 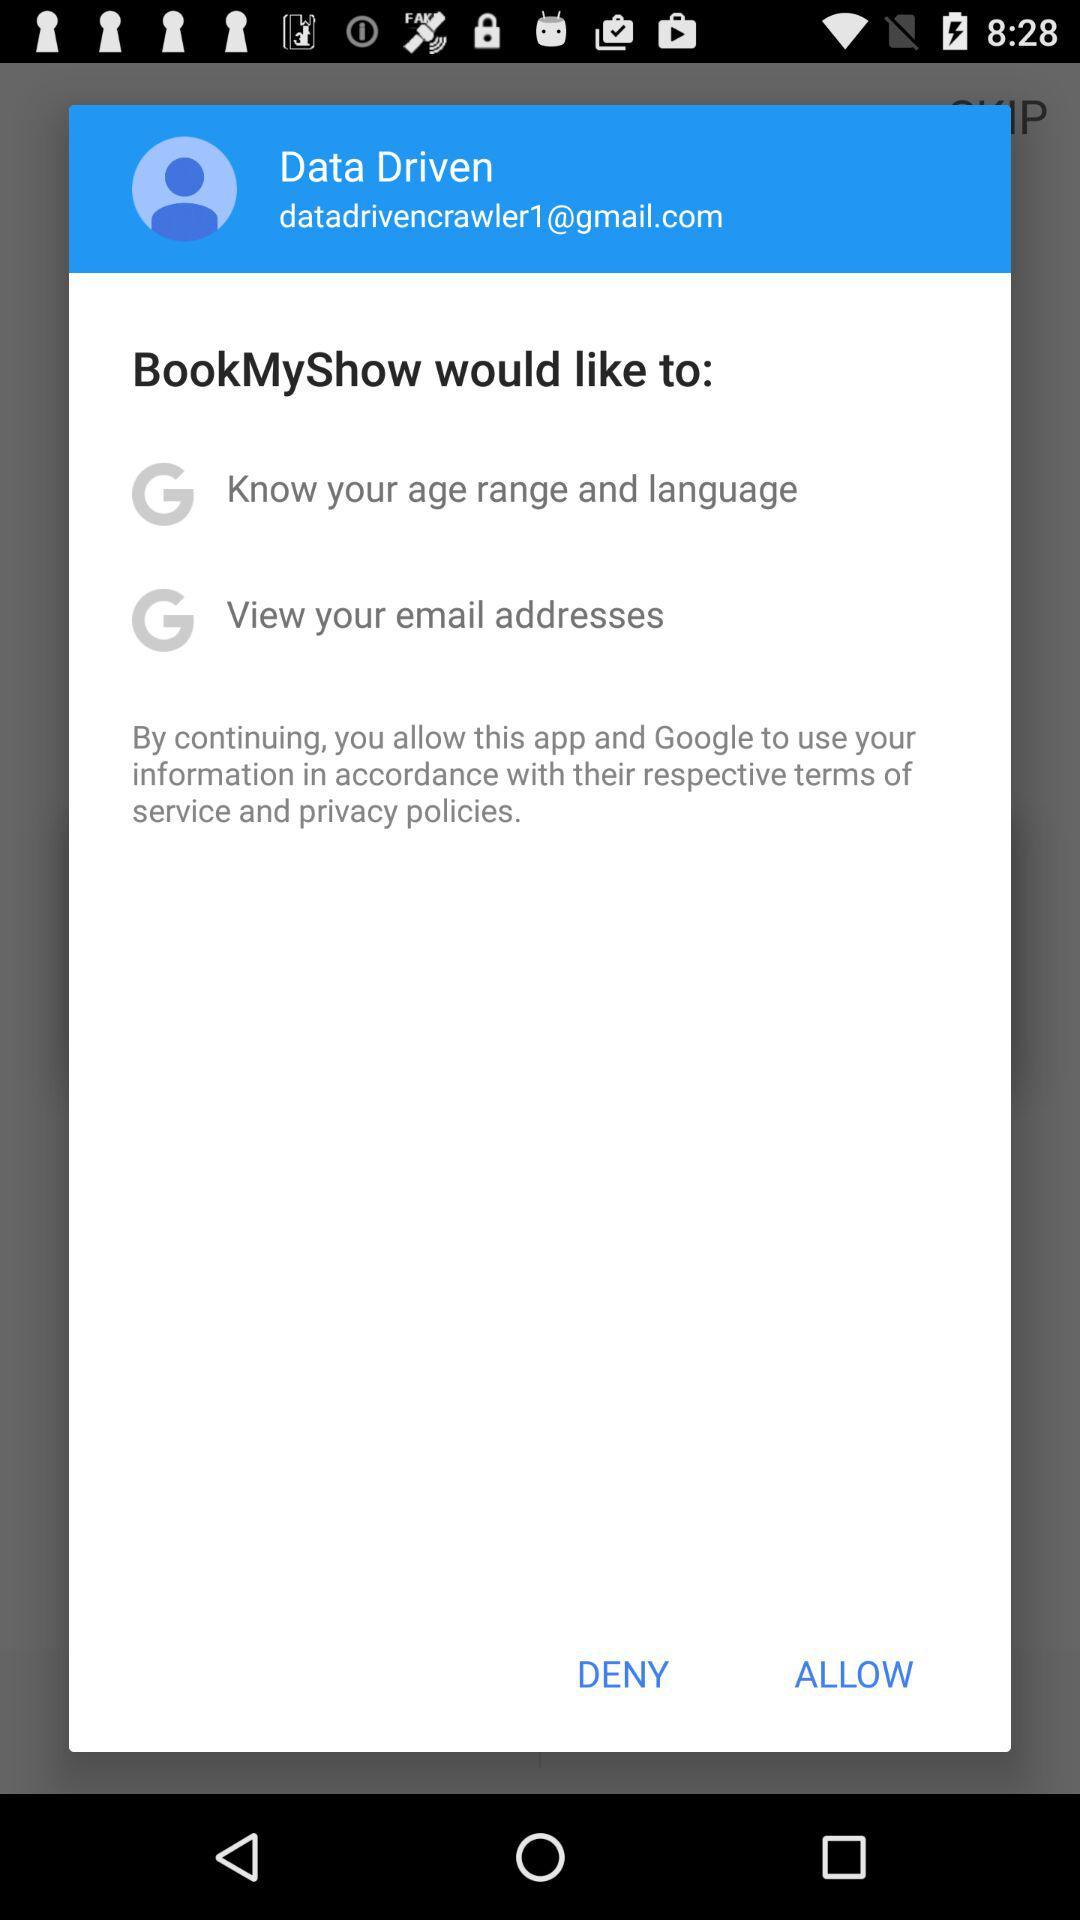 What do you see at coordinates (621, 1673) in the screenshot?
I see `button next to allow` at bounding box center [621, 1673].